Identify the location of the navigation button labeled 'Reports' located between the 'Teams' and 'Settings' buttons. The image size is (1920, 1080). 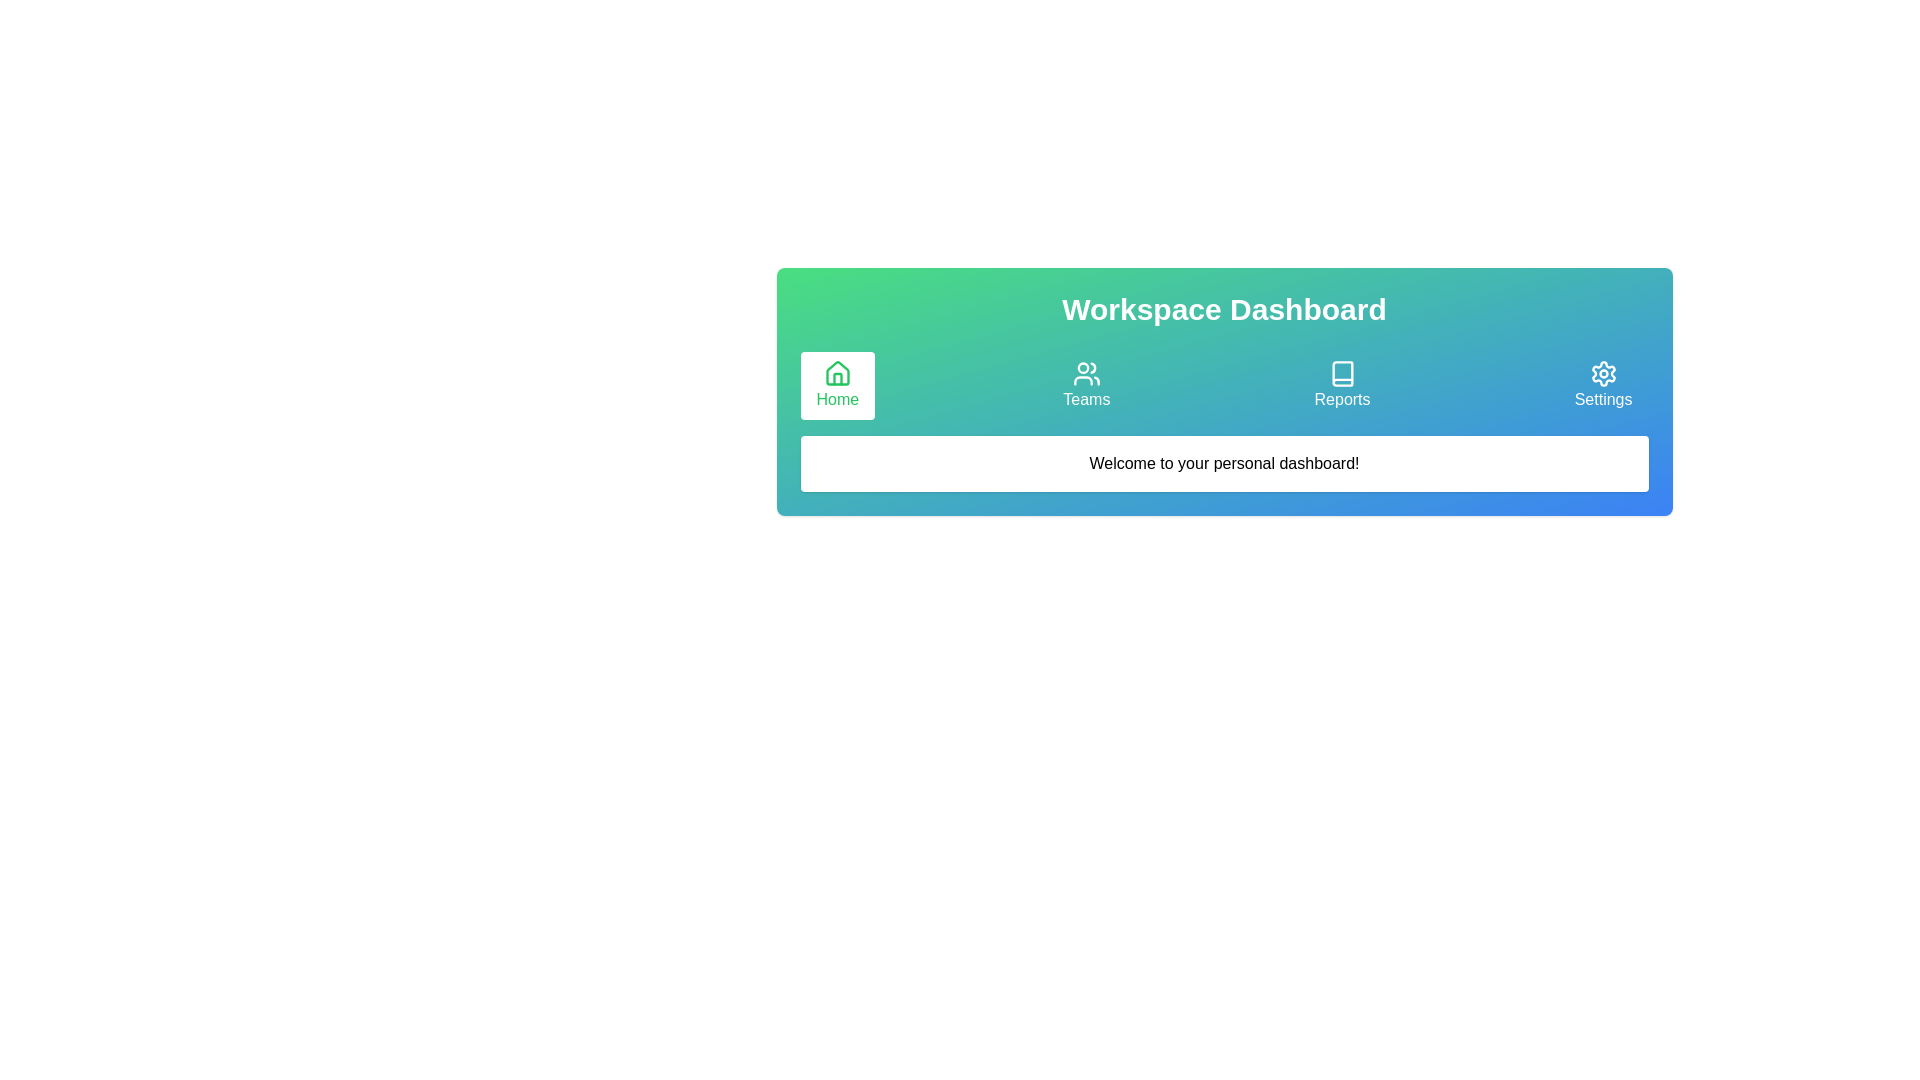
(1342, 385).